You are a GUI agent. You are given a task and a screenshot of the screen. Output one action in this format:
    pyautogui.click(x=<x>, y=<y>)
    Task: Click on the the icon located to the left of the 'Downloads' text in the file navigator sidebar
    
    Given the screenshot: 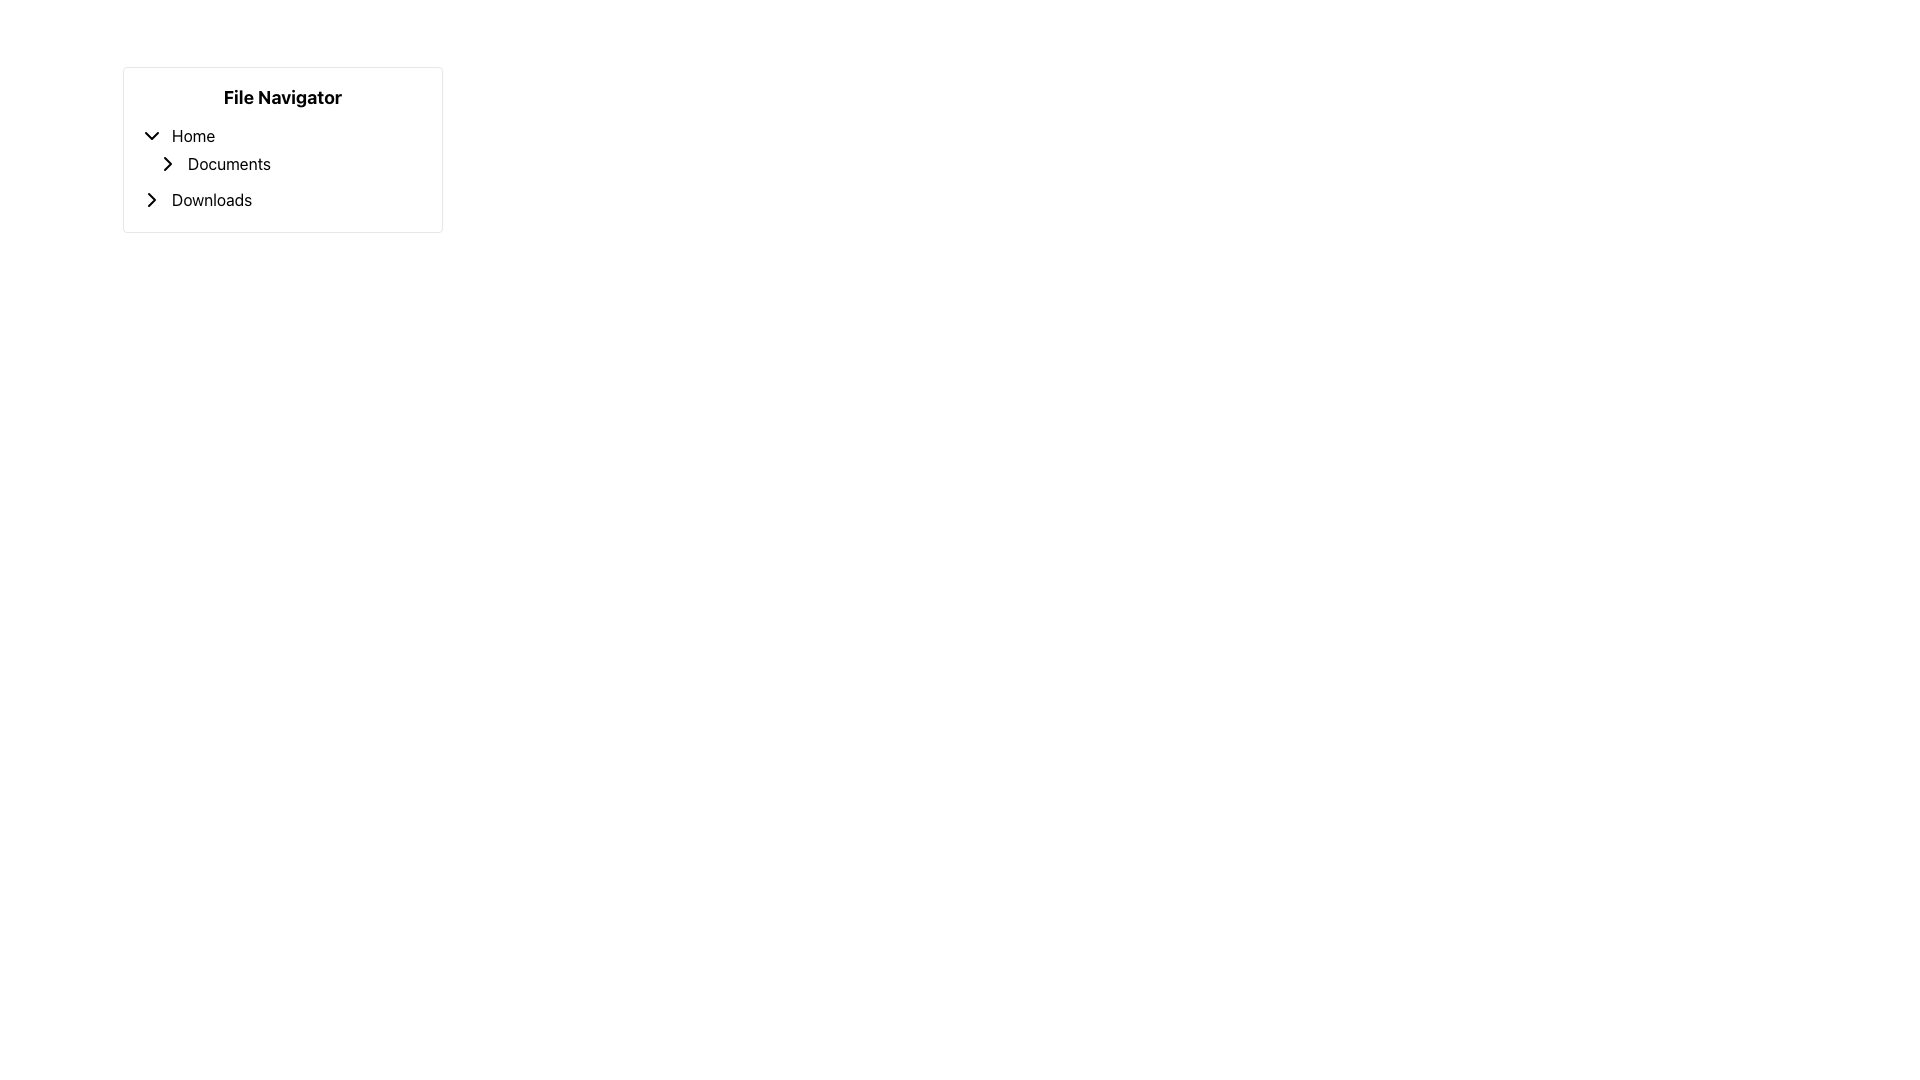 What is the action you would take?
    pyautogui.click(x=151, y=200)
    